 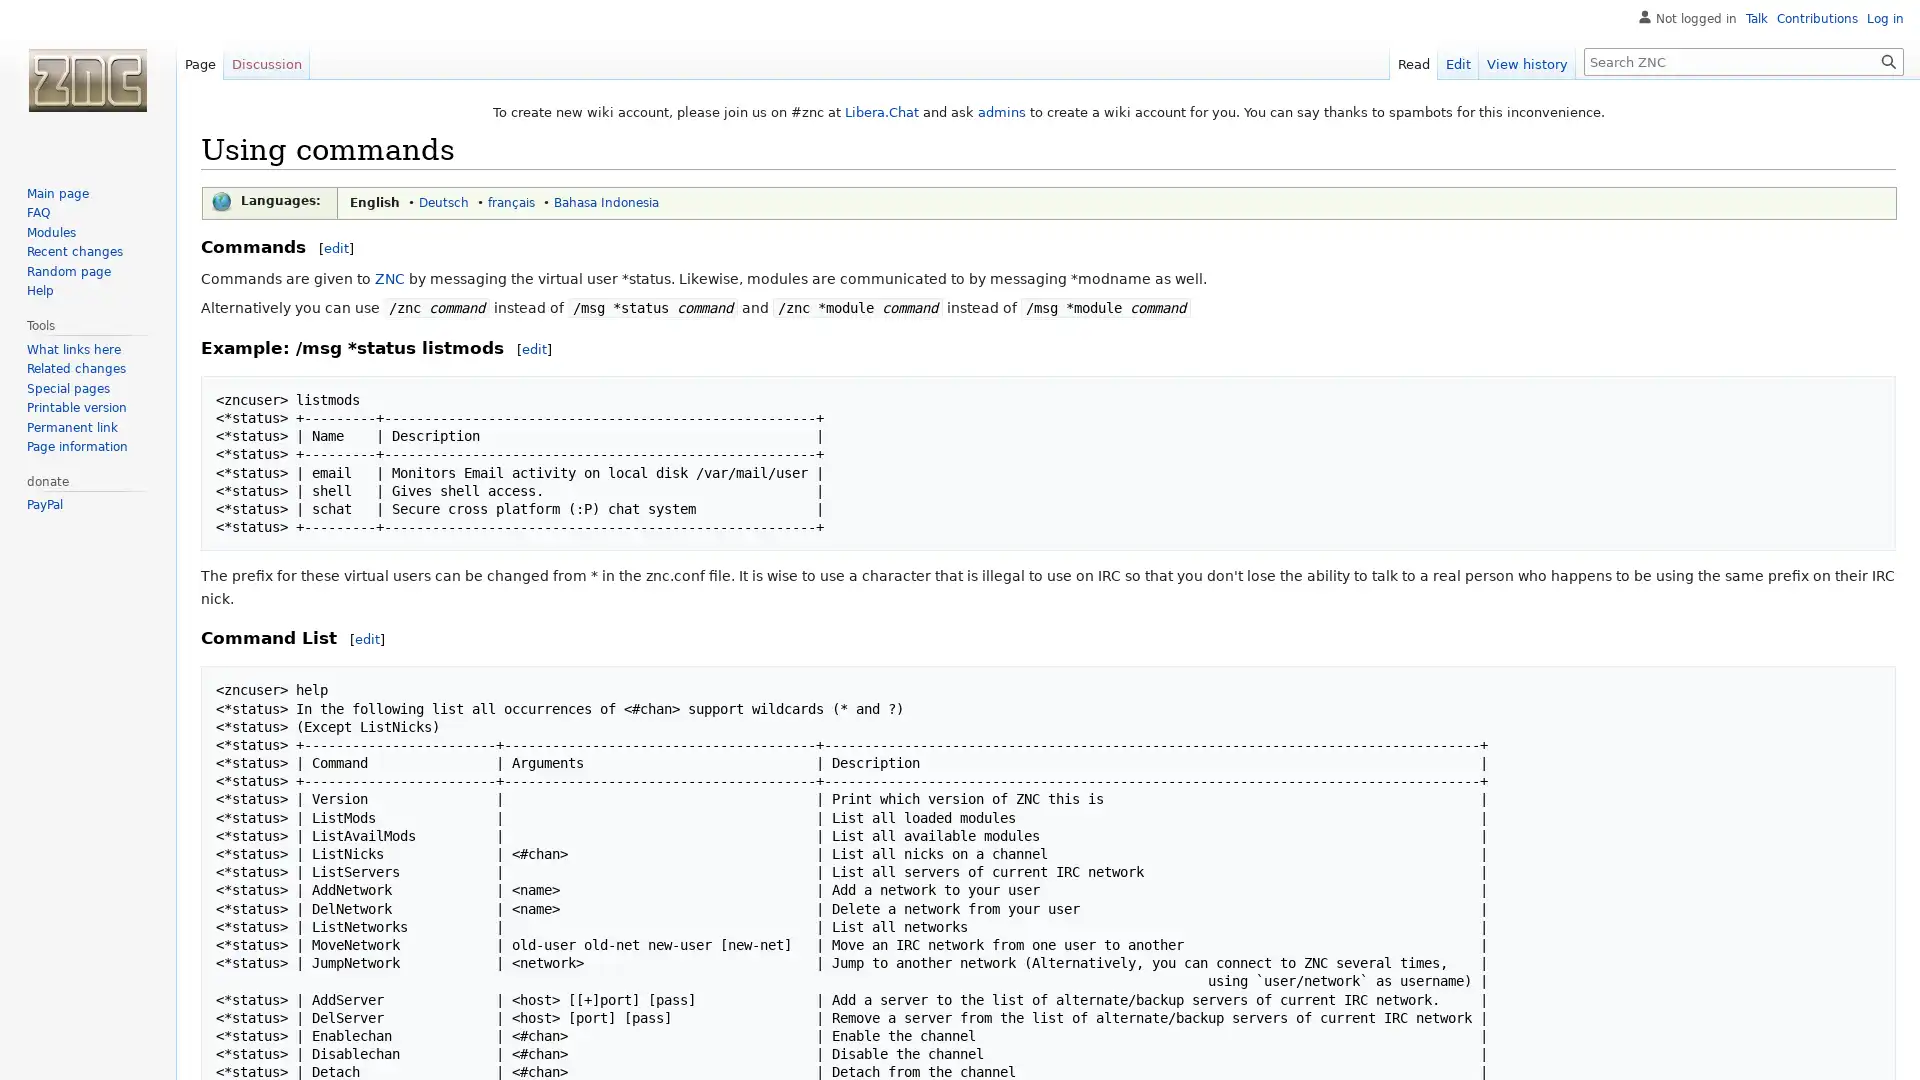 What do you see at coordinates (1888, 60) in the screenshot?
I see `Go` at bounding box center [1888, 60].